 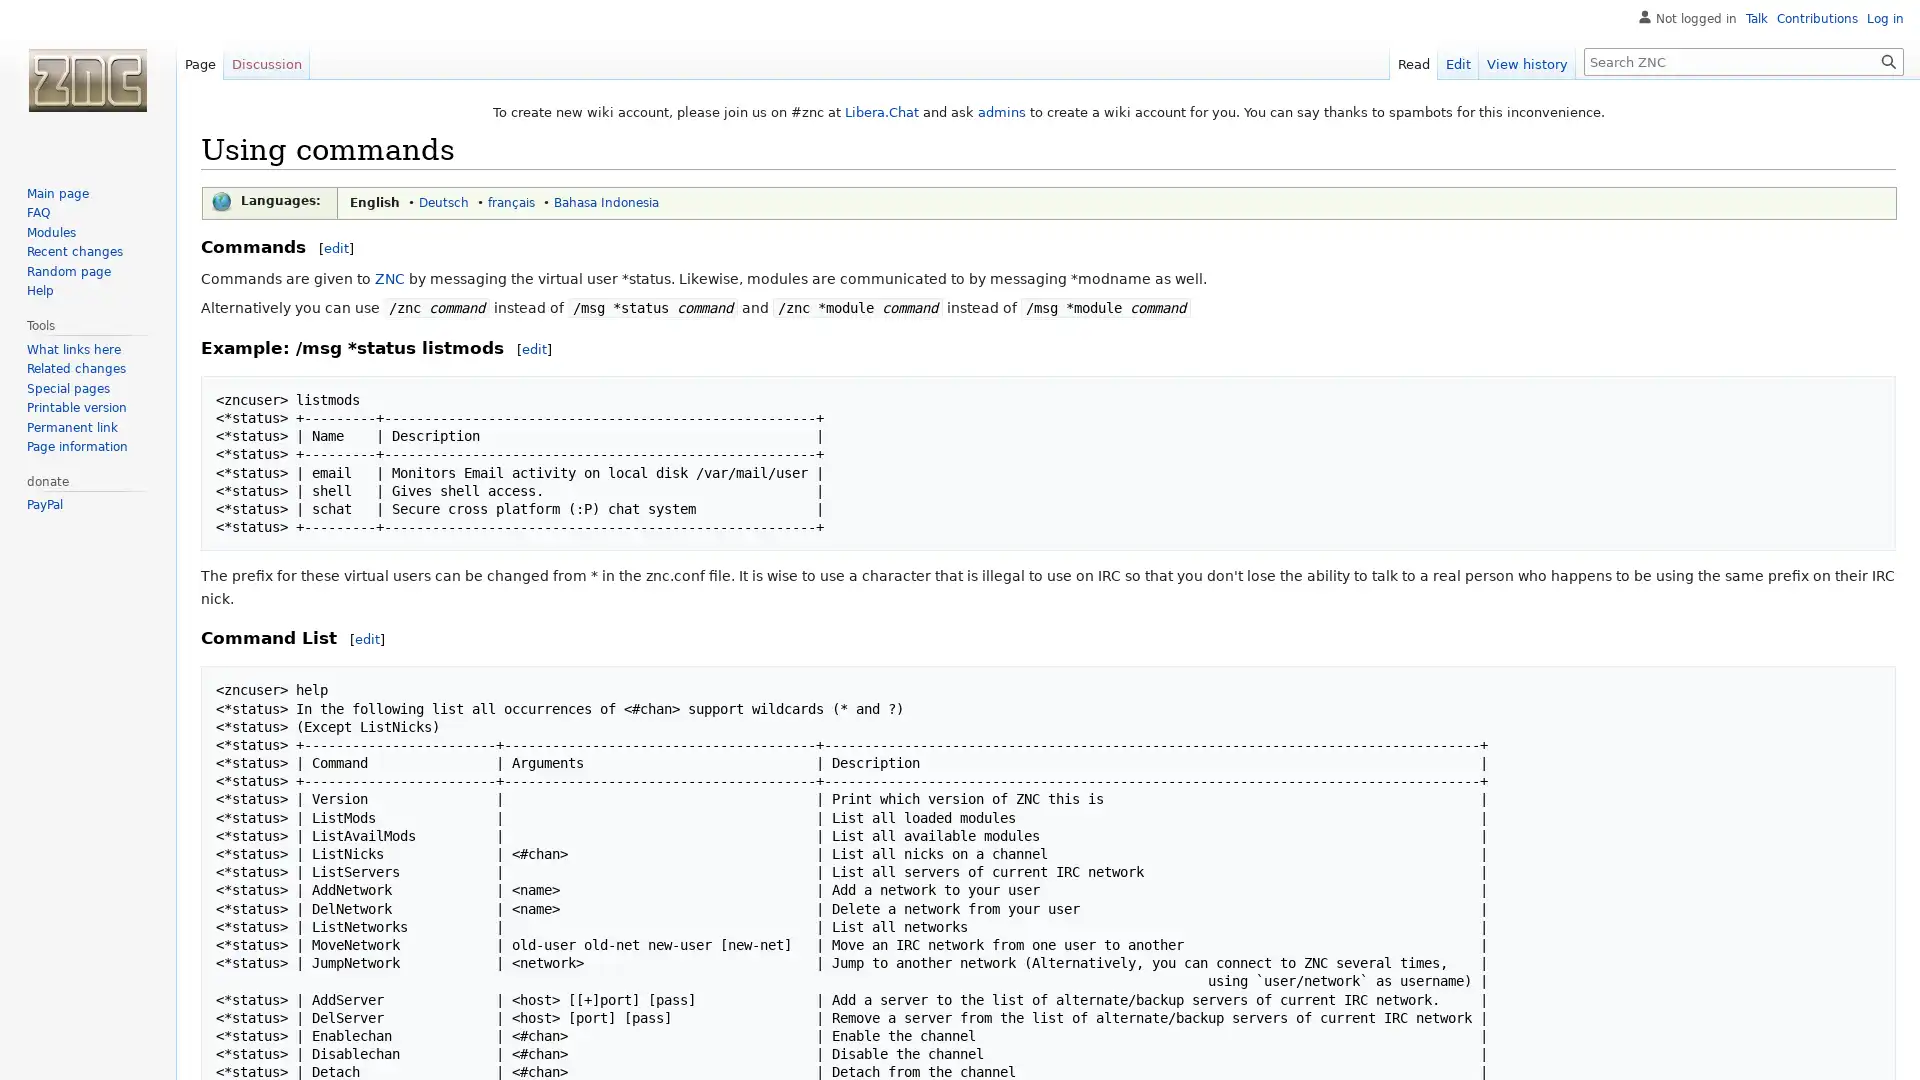 What do you see at coordinates (1888, 60) in the screenshot?
I see `Go` at bounding box center [1888, 60].